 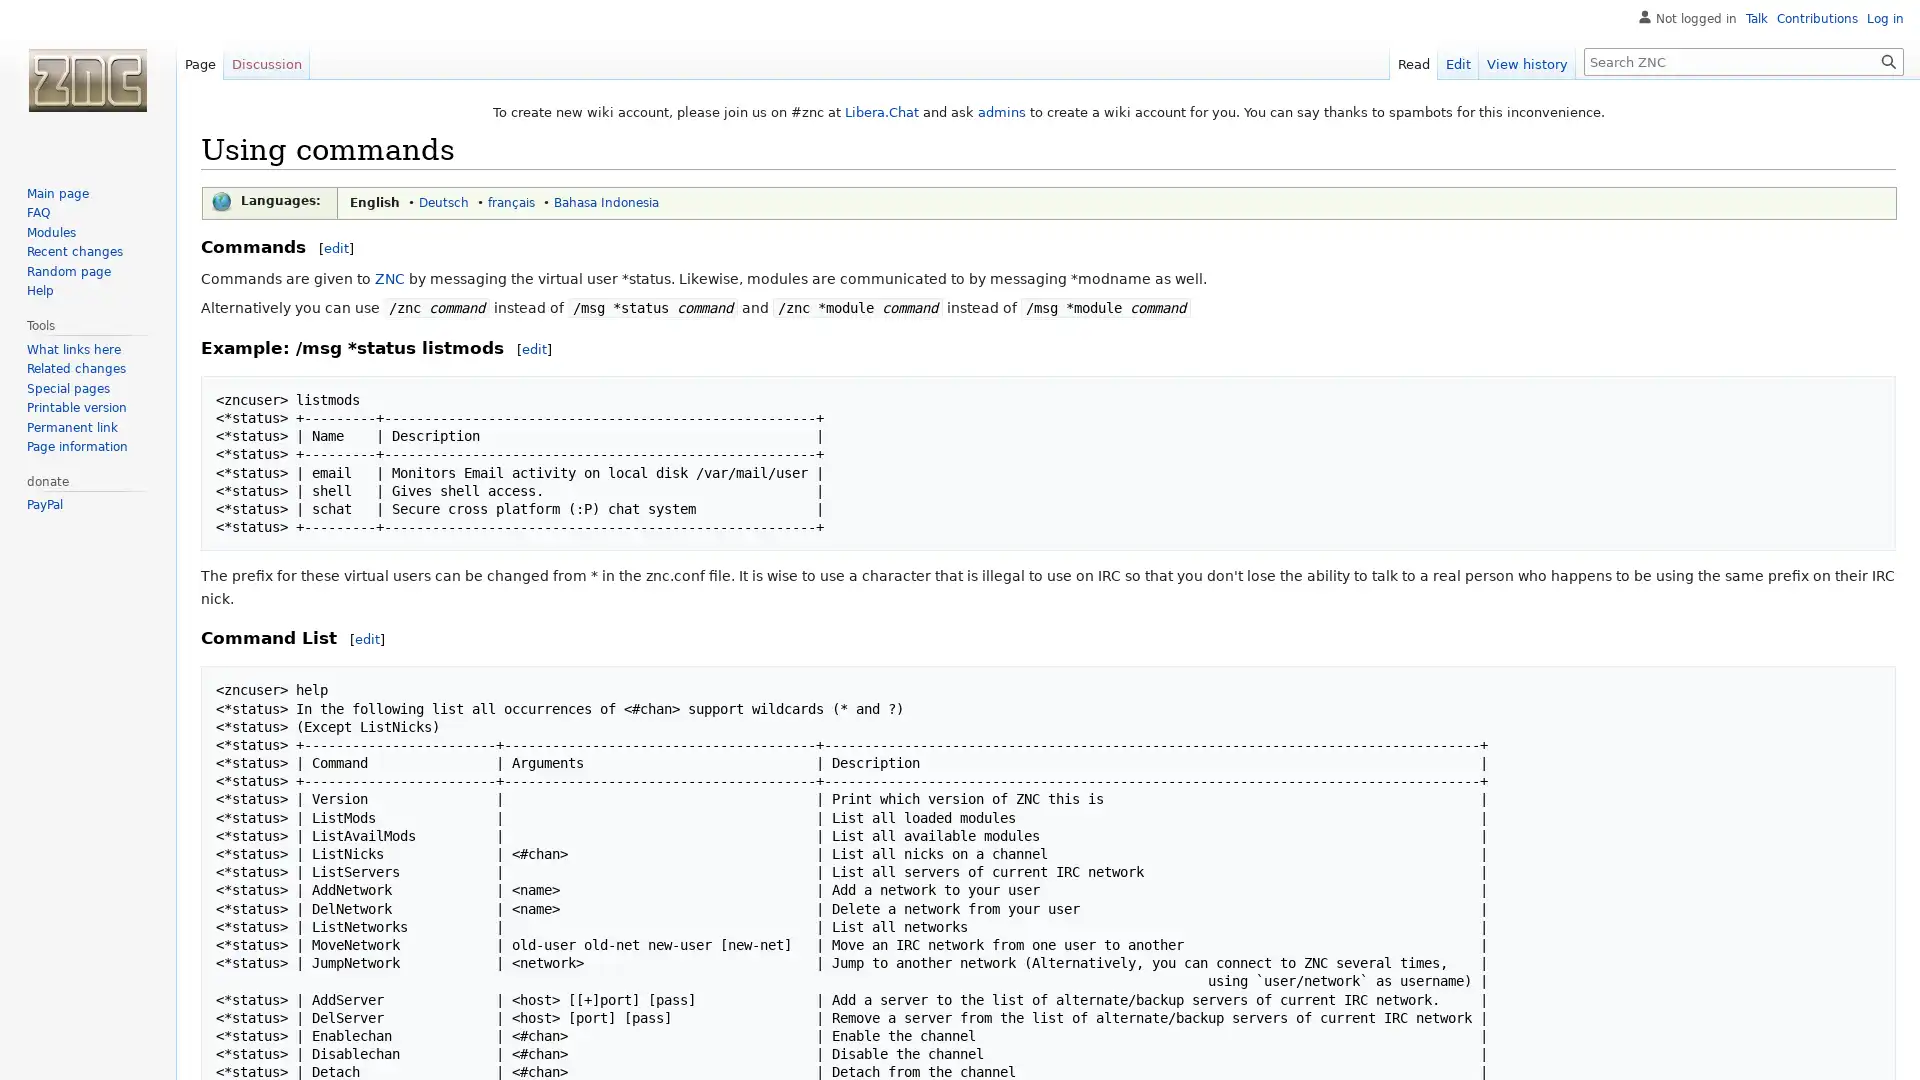 What do you see at coordinates (1888, 60) in the screenshot?
I see `Go` at bounding box center [1888, 60].